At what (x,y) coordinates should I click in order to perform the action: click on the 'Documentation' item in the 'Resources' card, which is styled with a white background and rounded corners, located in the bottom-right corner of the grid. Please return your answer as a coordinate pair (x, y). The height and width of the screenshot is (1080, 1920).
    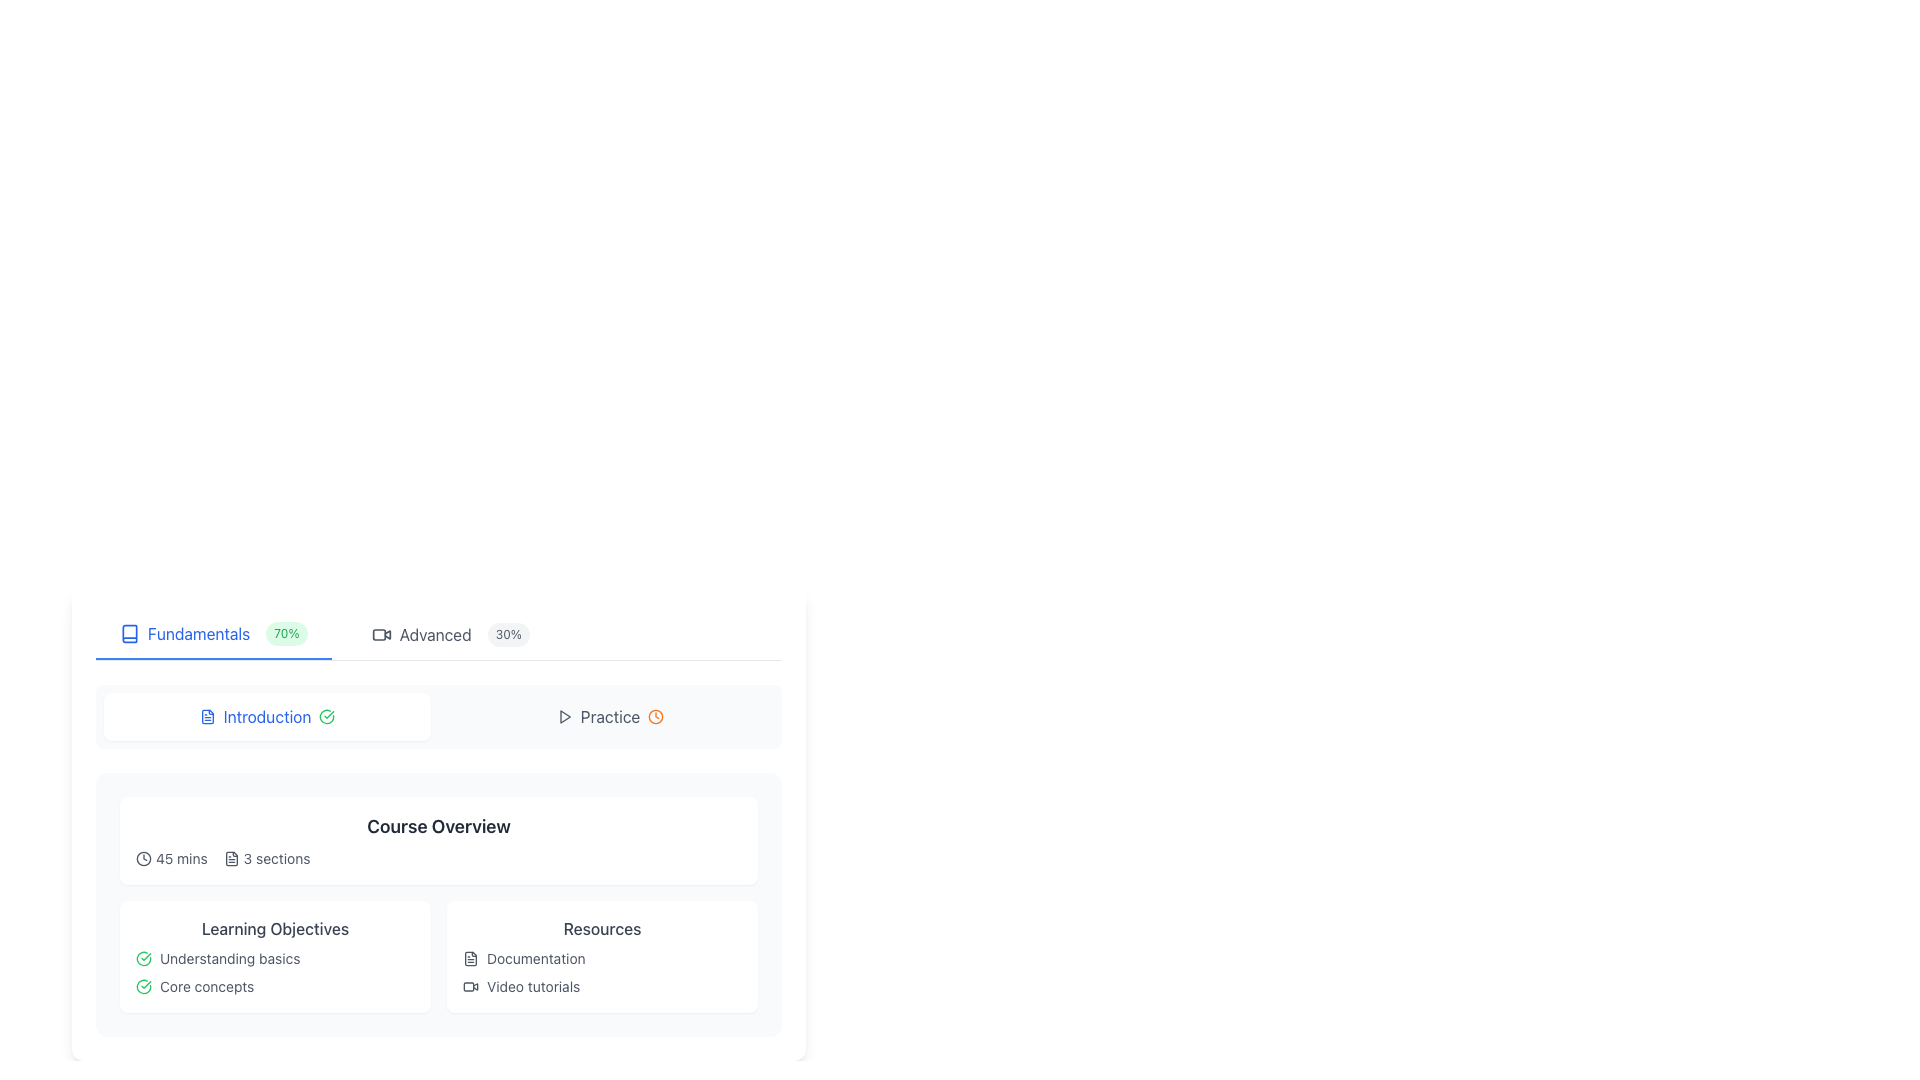
    Looking at the image, I should click on (601, 955).